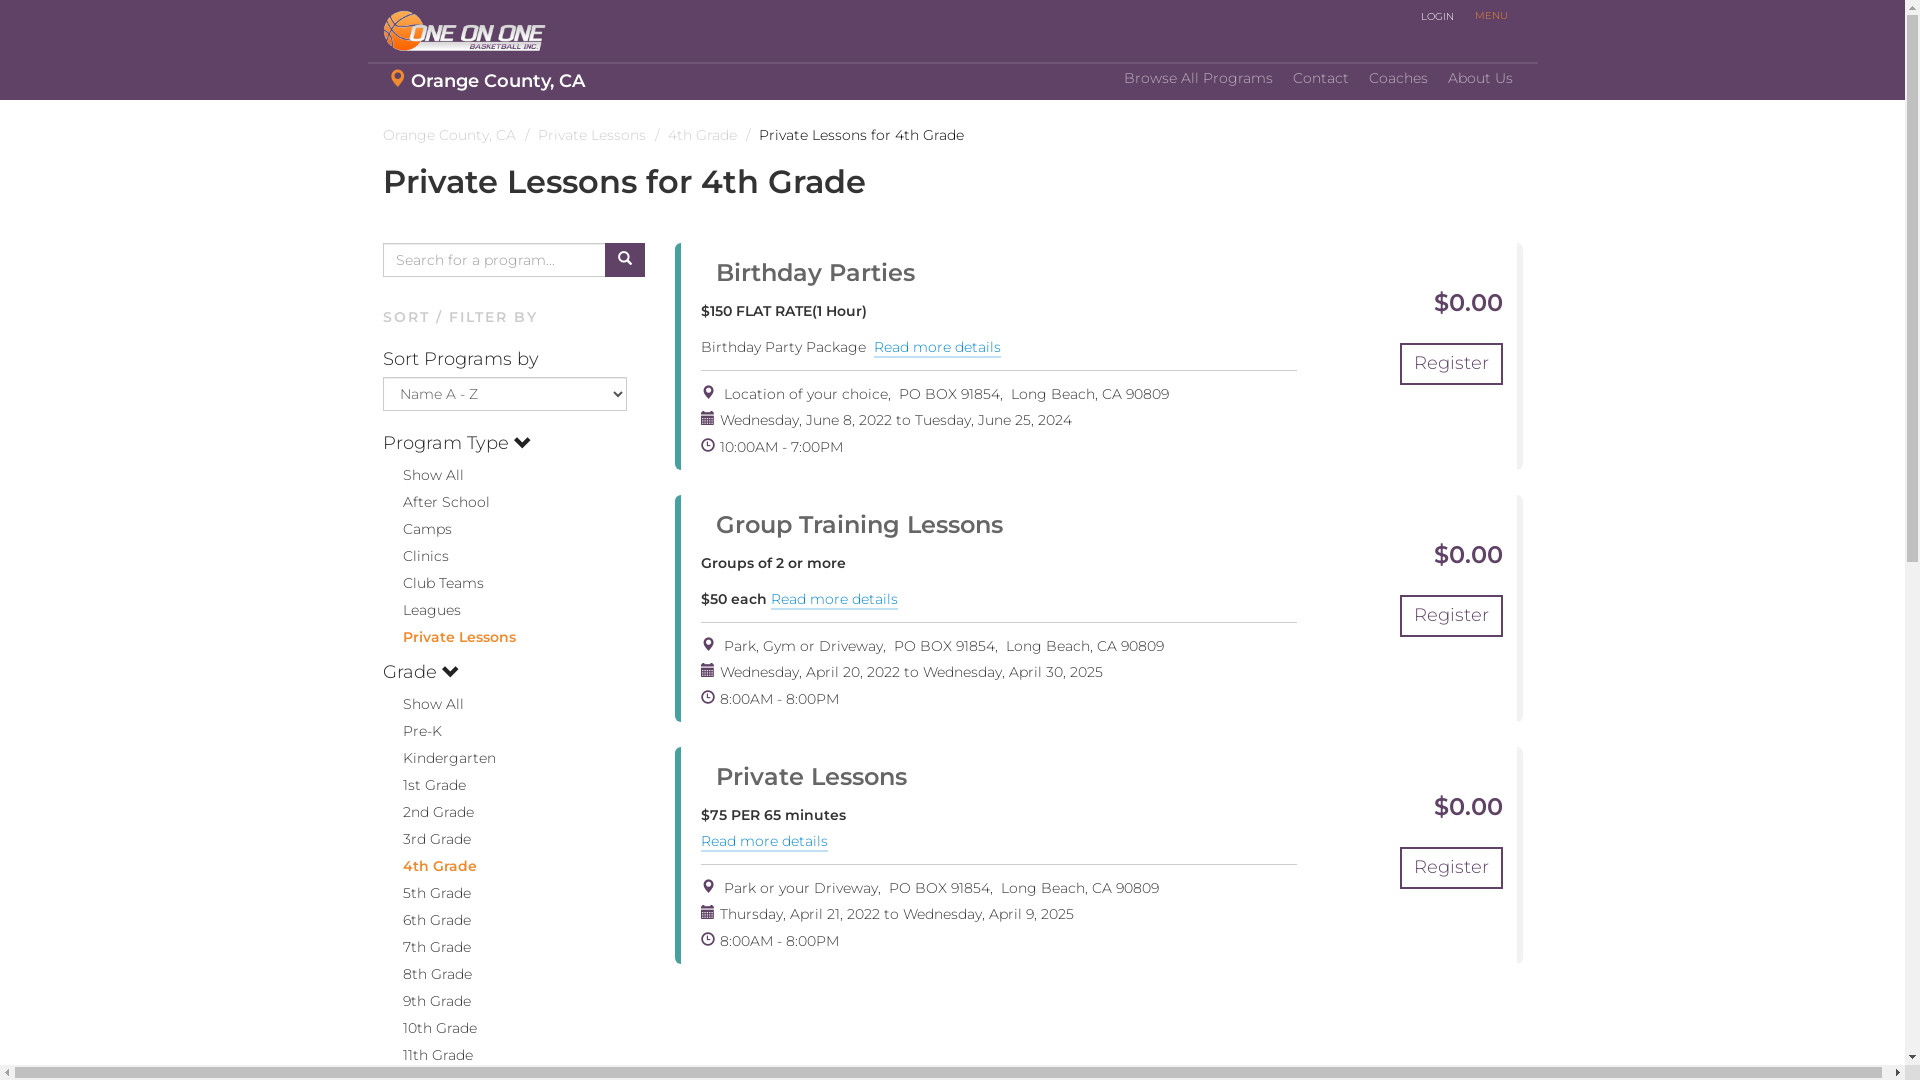  Describe the element at coordinates (1320, 77) in the screenshot. I see `'Contact'` at that location.